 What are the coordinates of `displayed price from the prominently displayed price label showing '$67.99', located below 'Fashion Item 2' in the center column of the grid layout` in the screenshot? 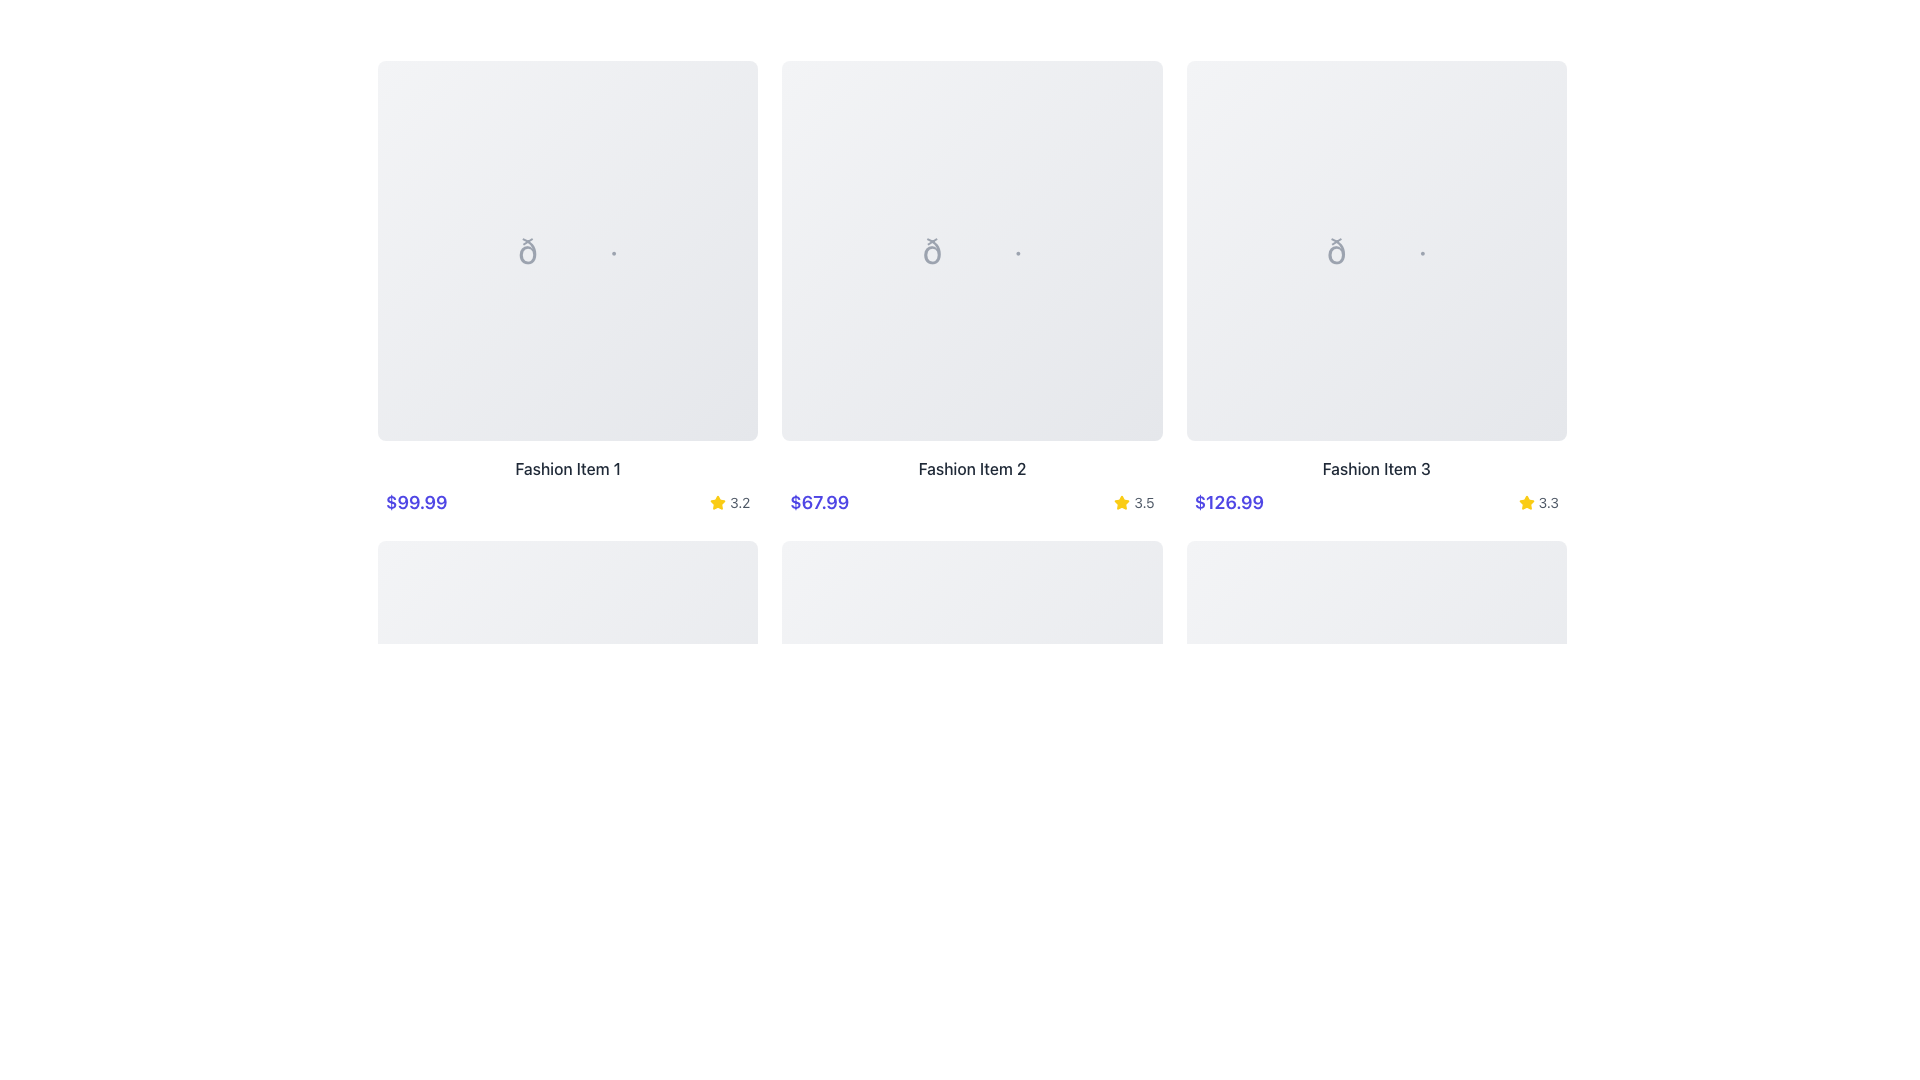 It's located at (819, 502).